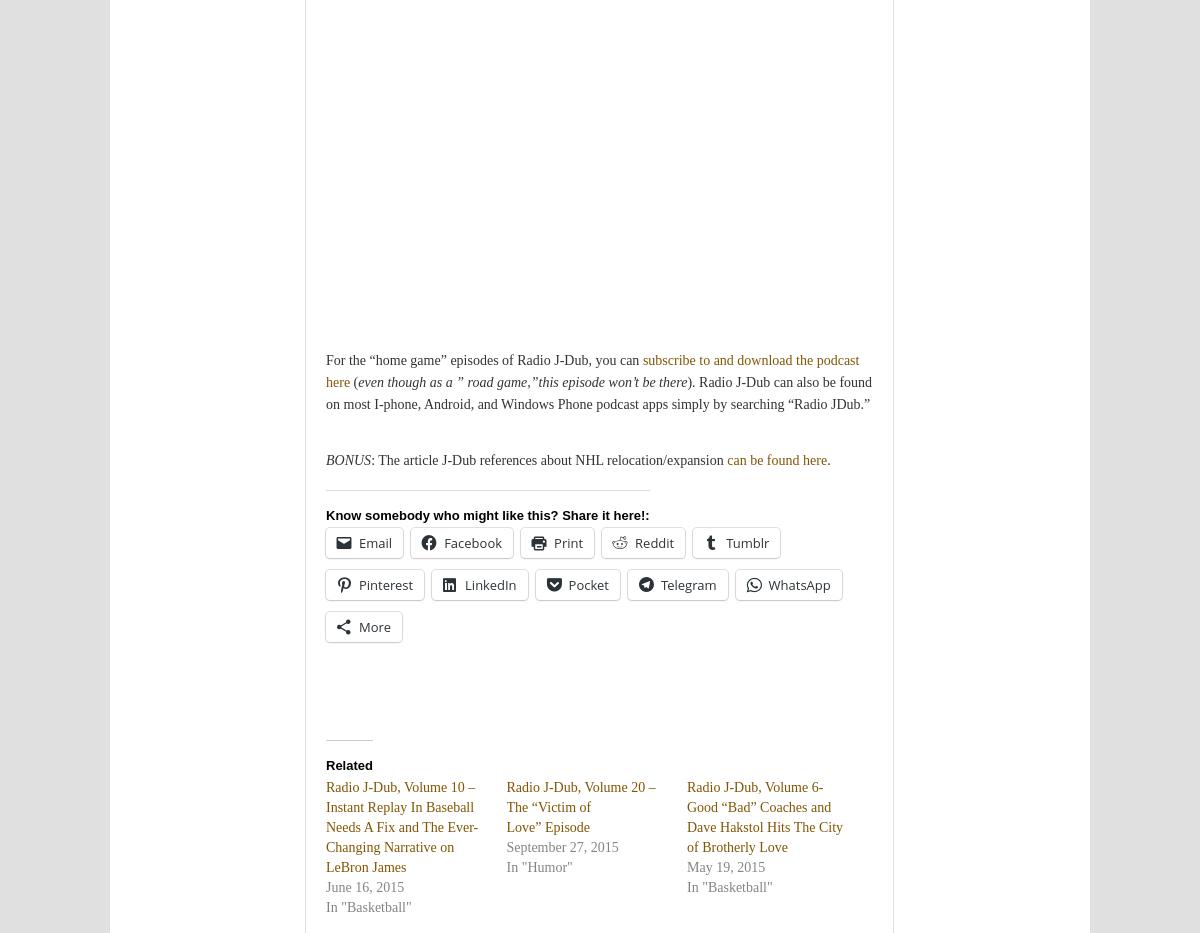 The height and width of the screenshot is (933, 1200). I want to click on 'can be found here', so click(776, 459).